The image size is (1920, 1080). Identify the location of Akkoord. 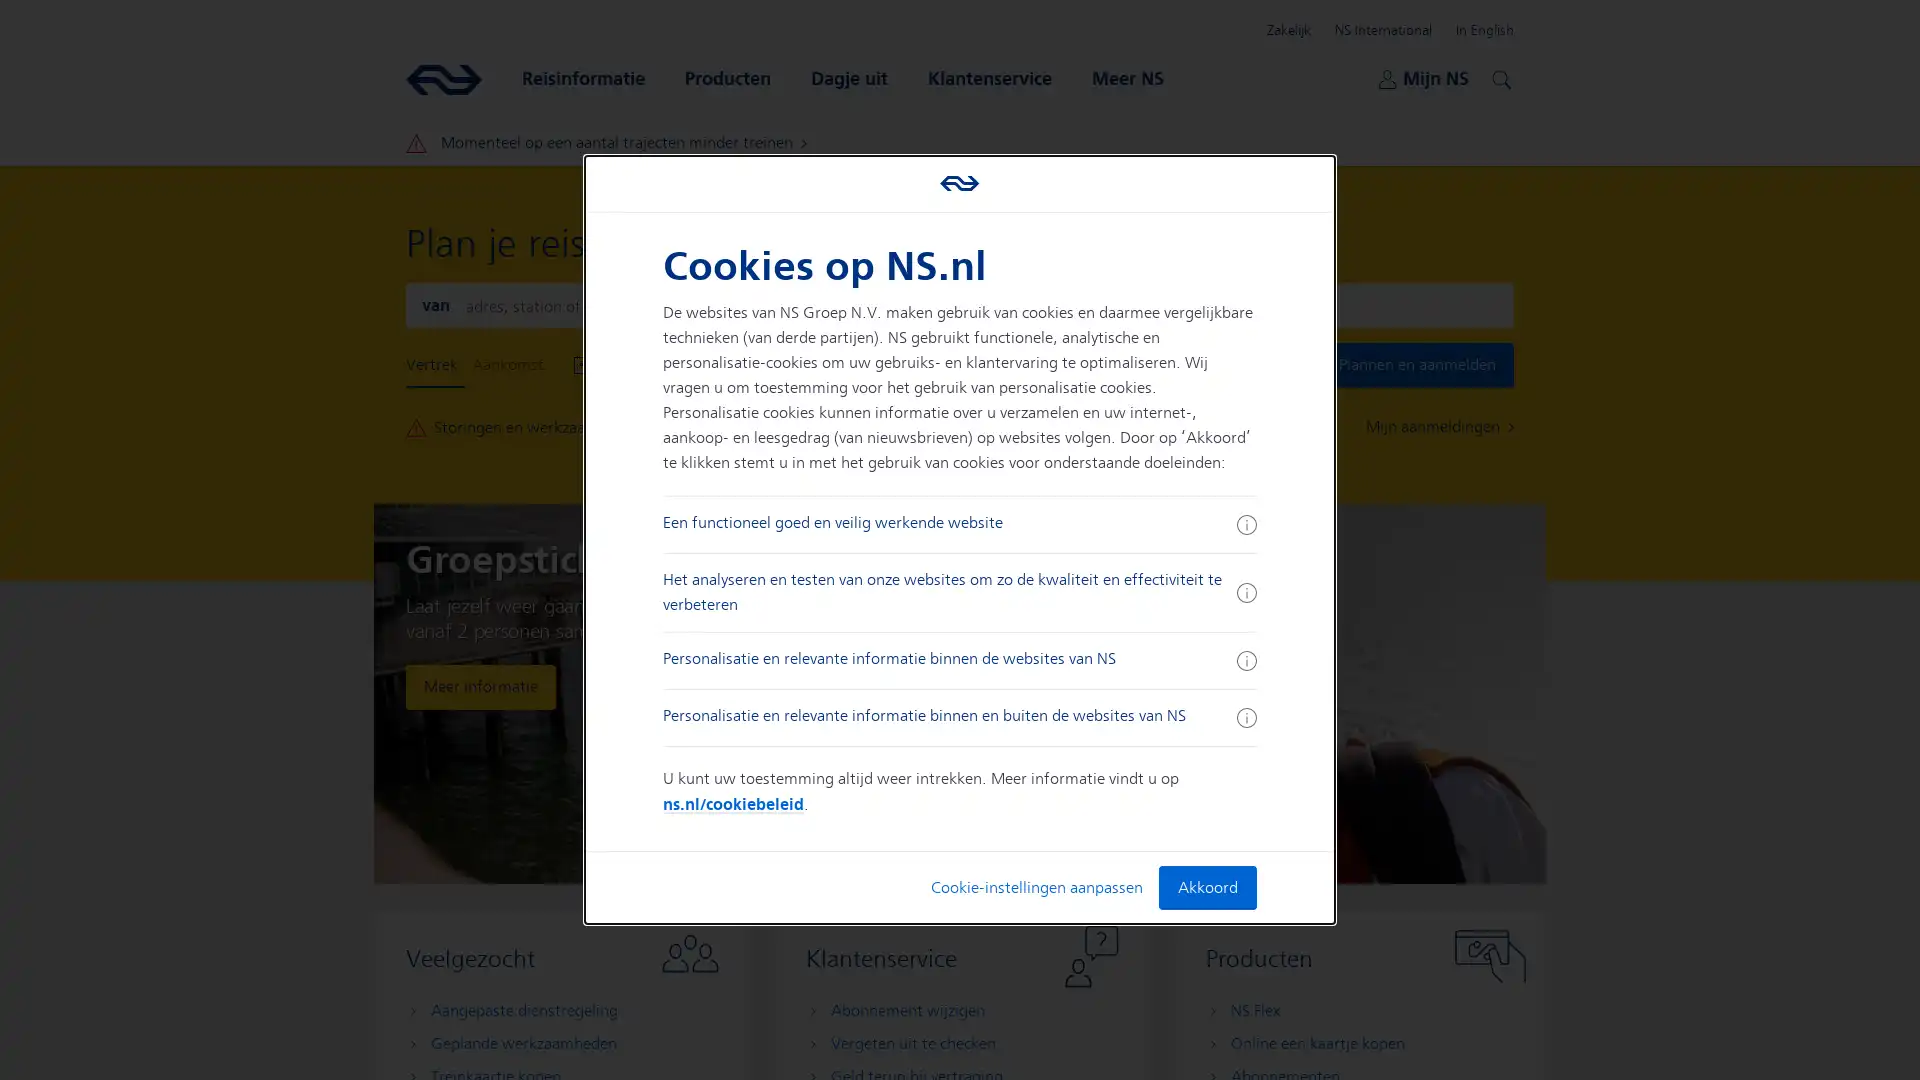
(1205, 886).